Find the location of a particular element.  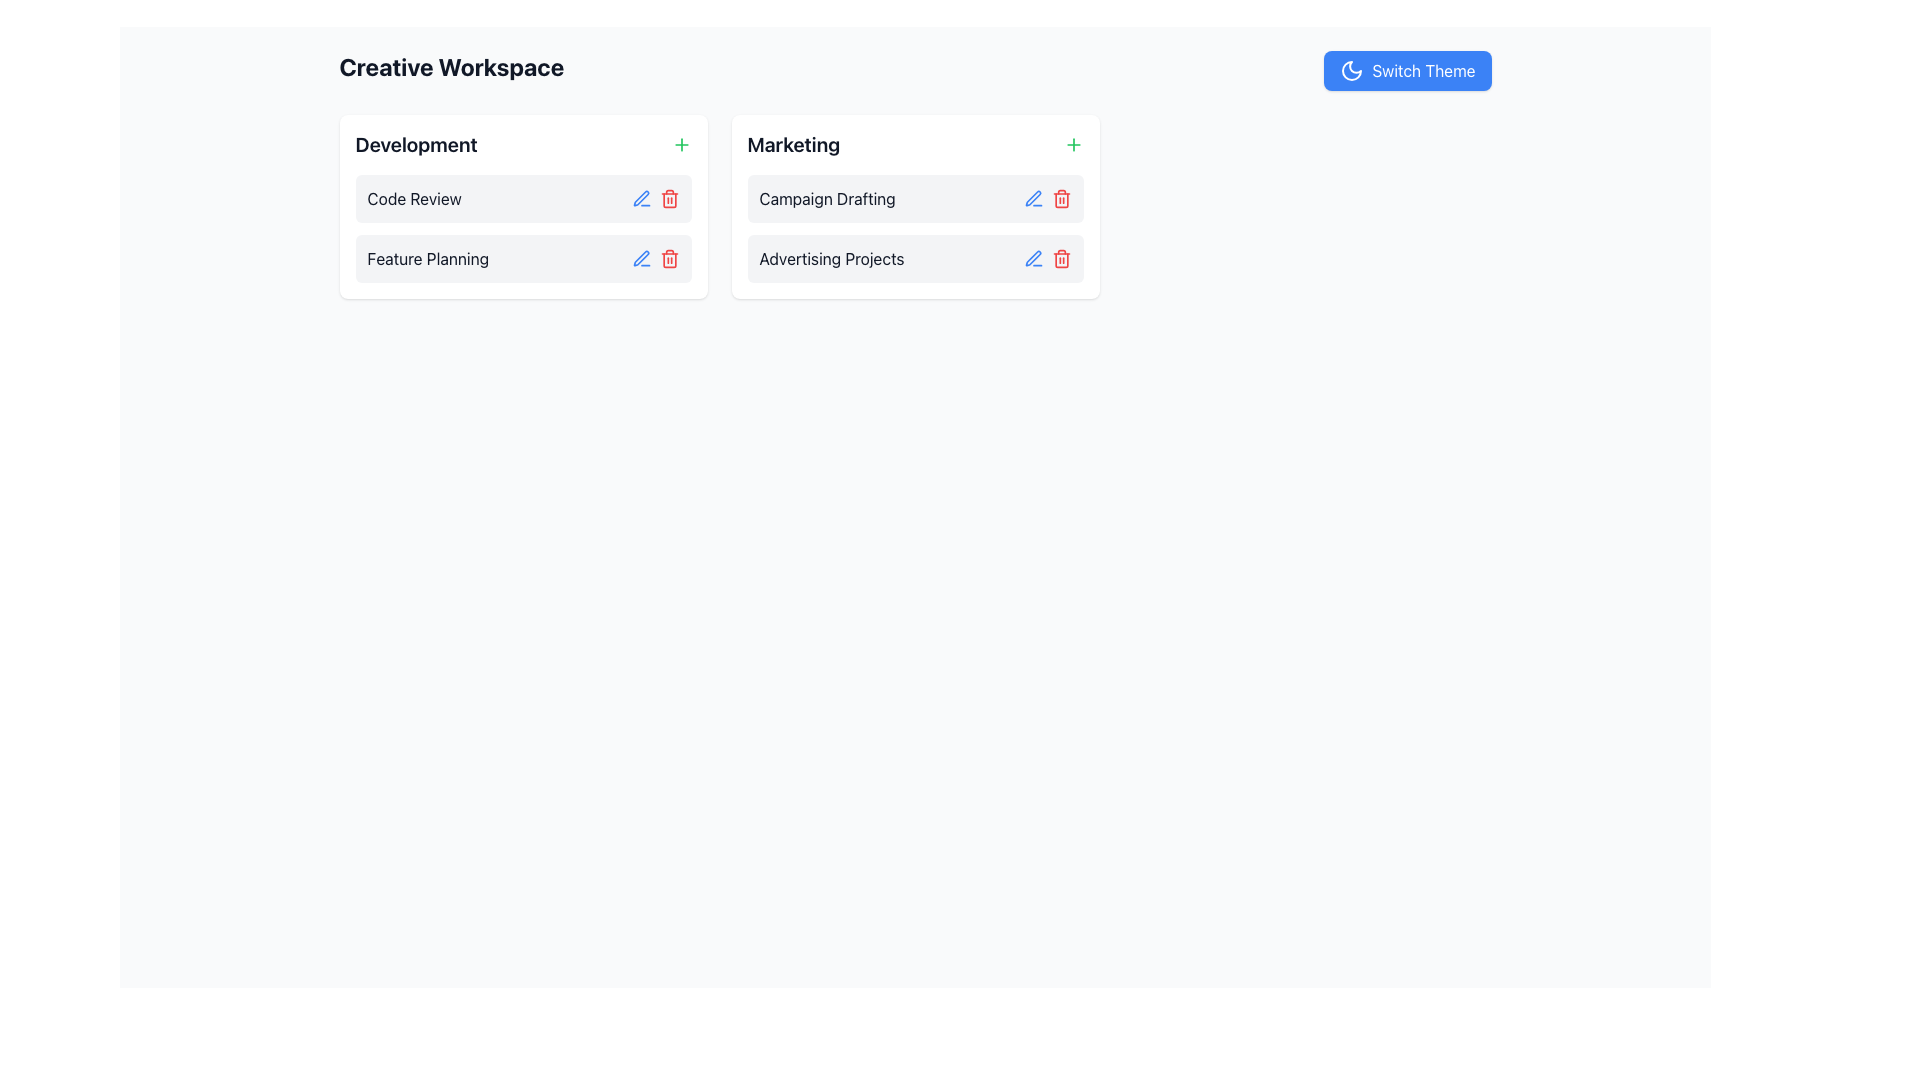

the red trashcan icon button is located at coordinates (1060, 199).